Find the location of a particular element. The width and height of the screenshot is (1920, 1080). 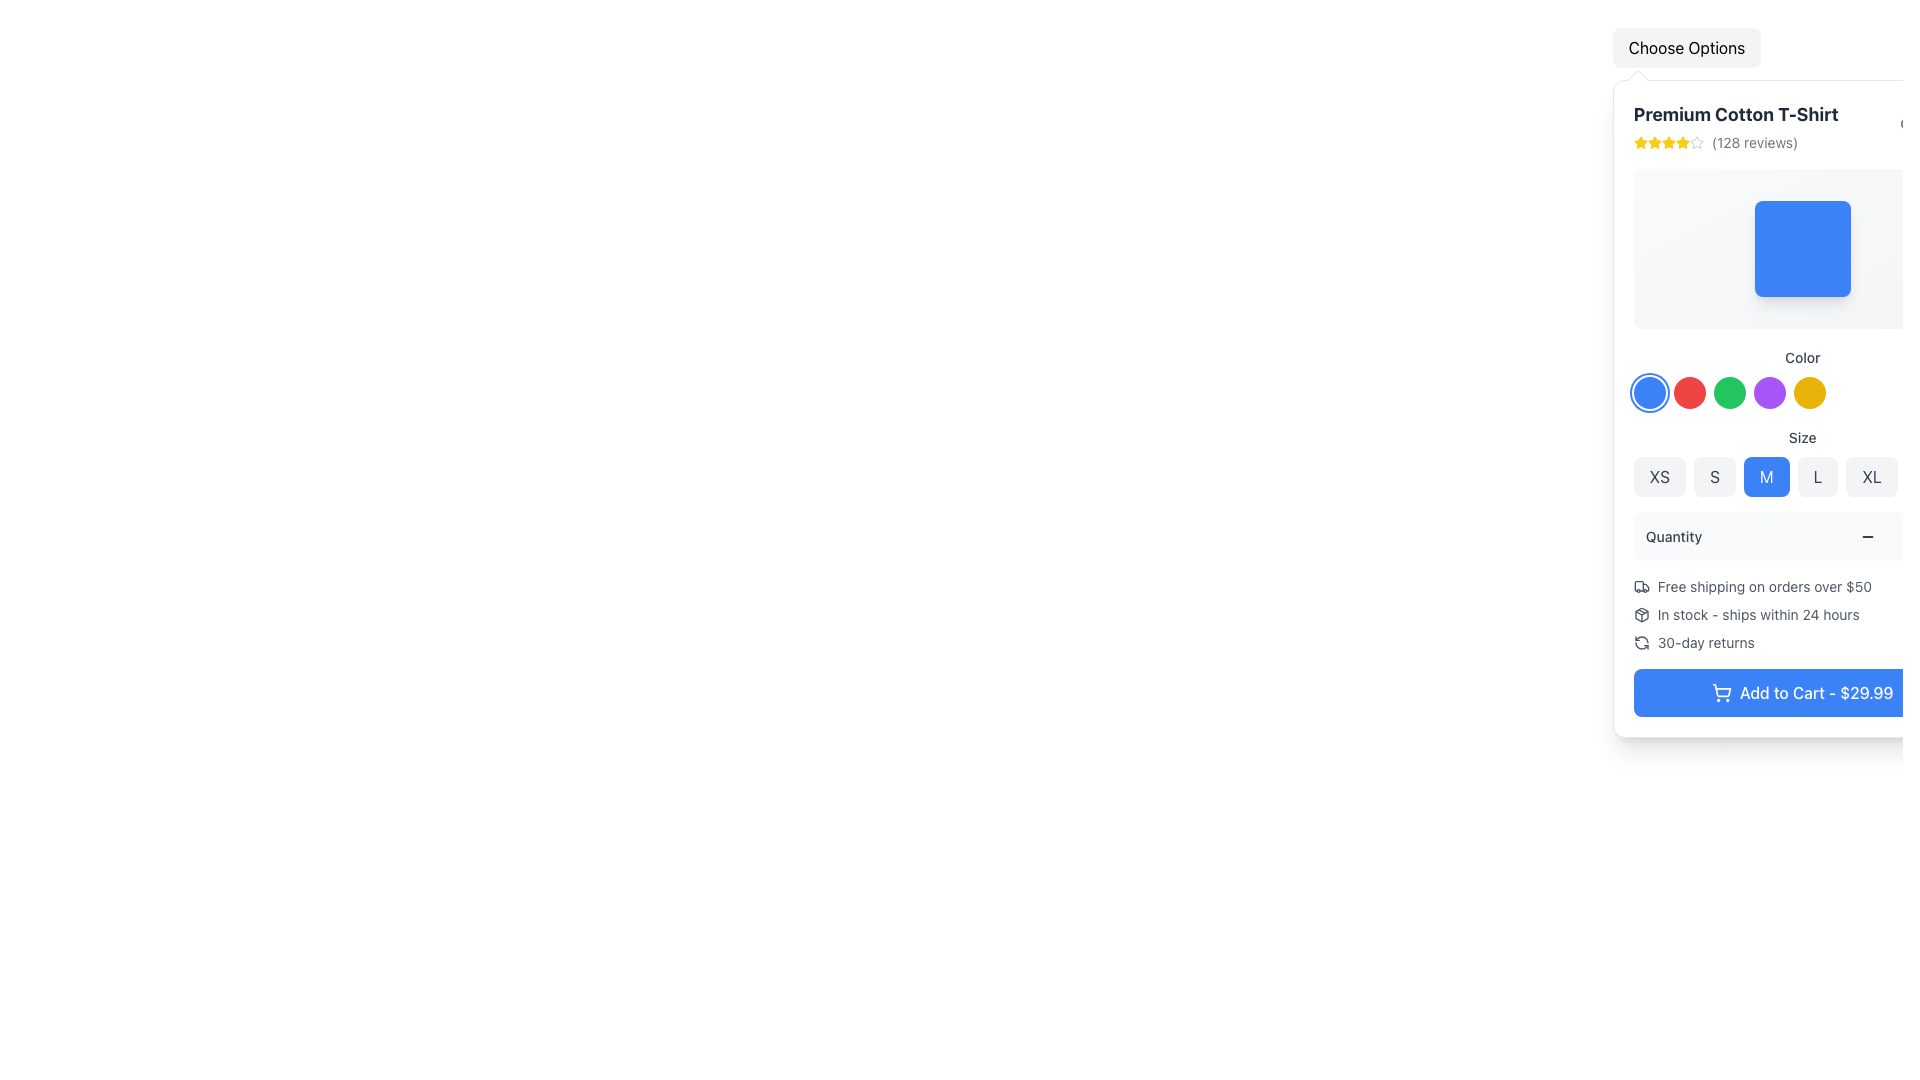

the fifth yellow star-shaped rating icon, which is part of a sequence of six stars, located above the product description 'Premium Cotton T-Shirt' is located at coordinates (1681, 141).